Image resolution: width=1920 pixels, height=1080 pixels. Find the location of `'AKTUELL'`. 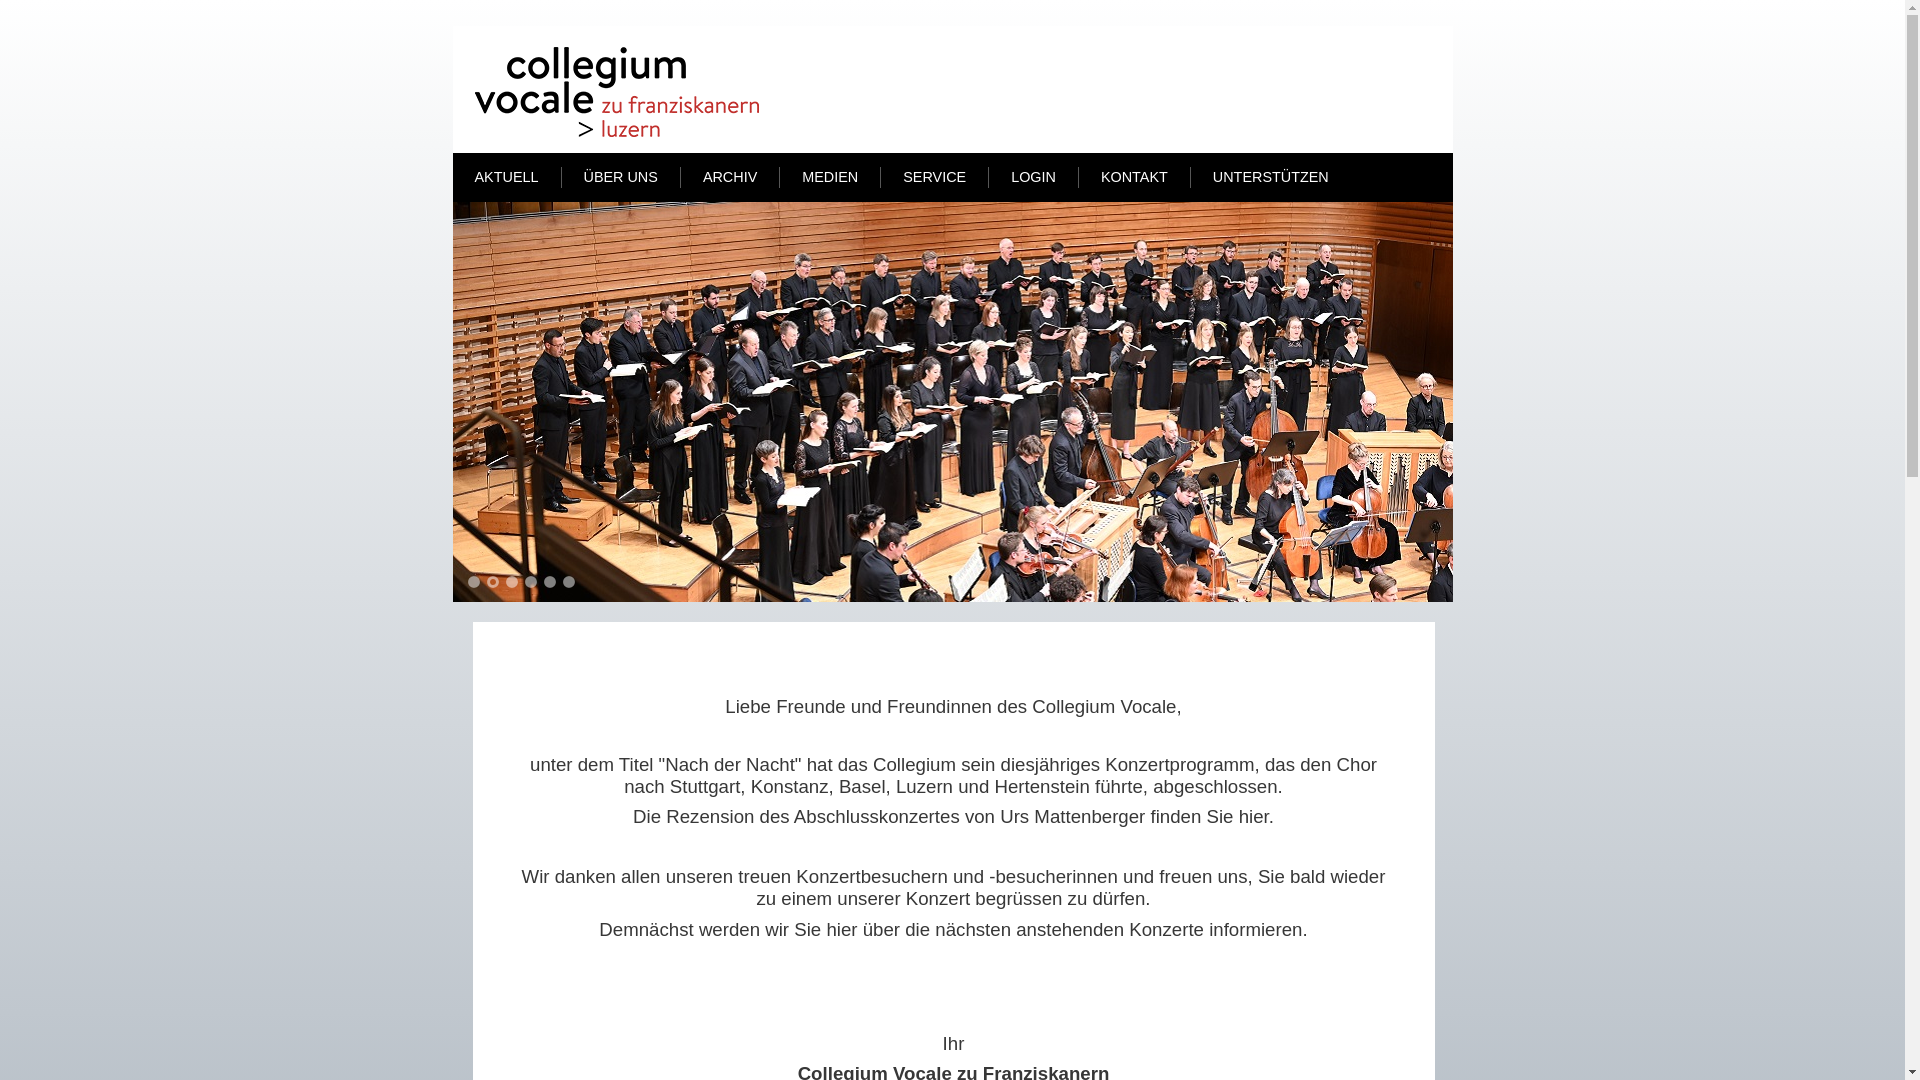

'AKTUELL' is located at coordinates (459, 176).